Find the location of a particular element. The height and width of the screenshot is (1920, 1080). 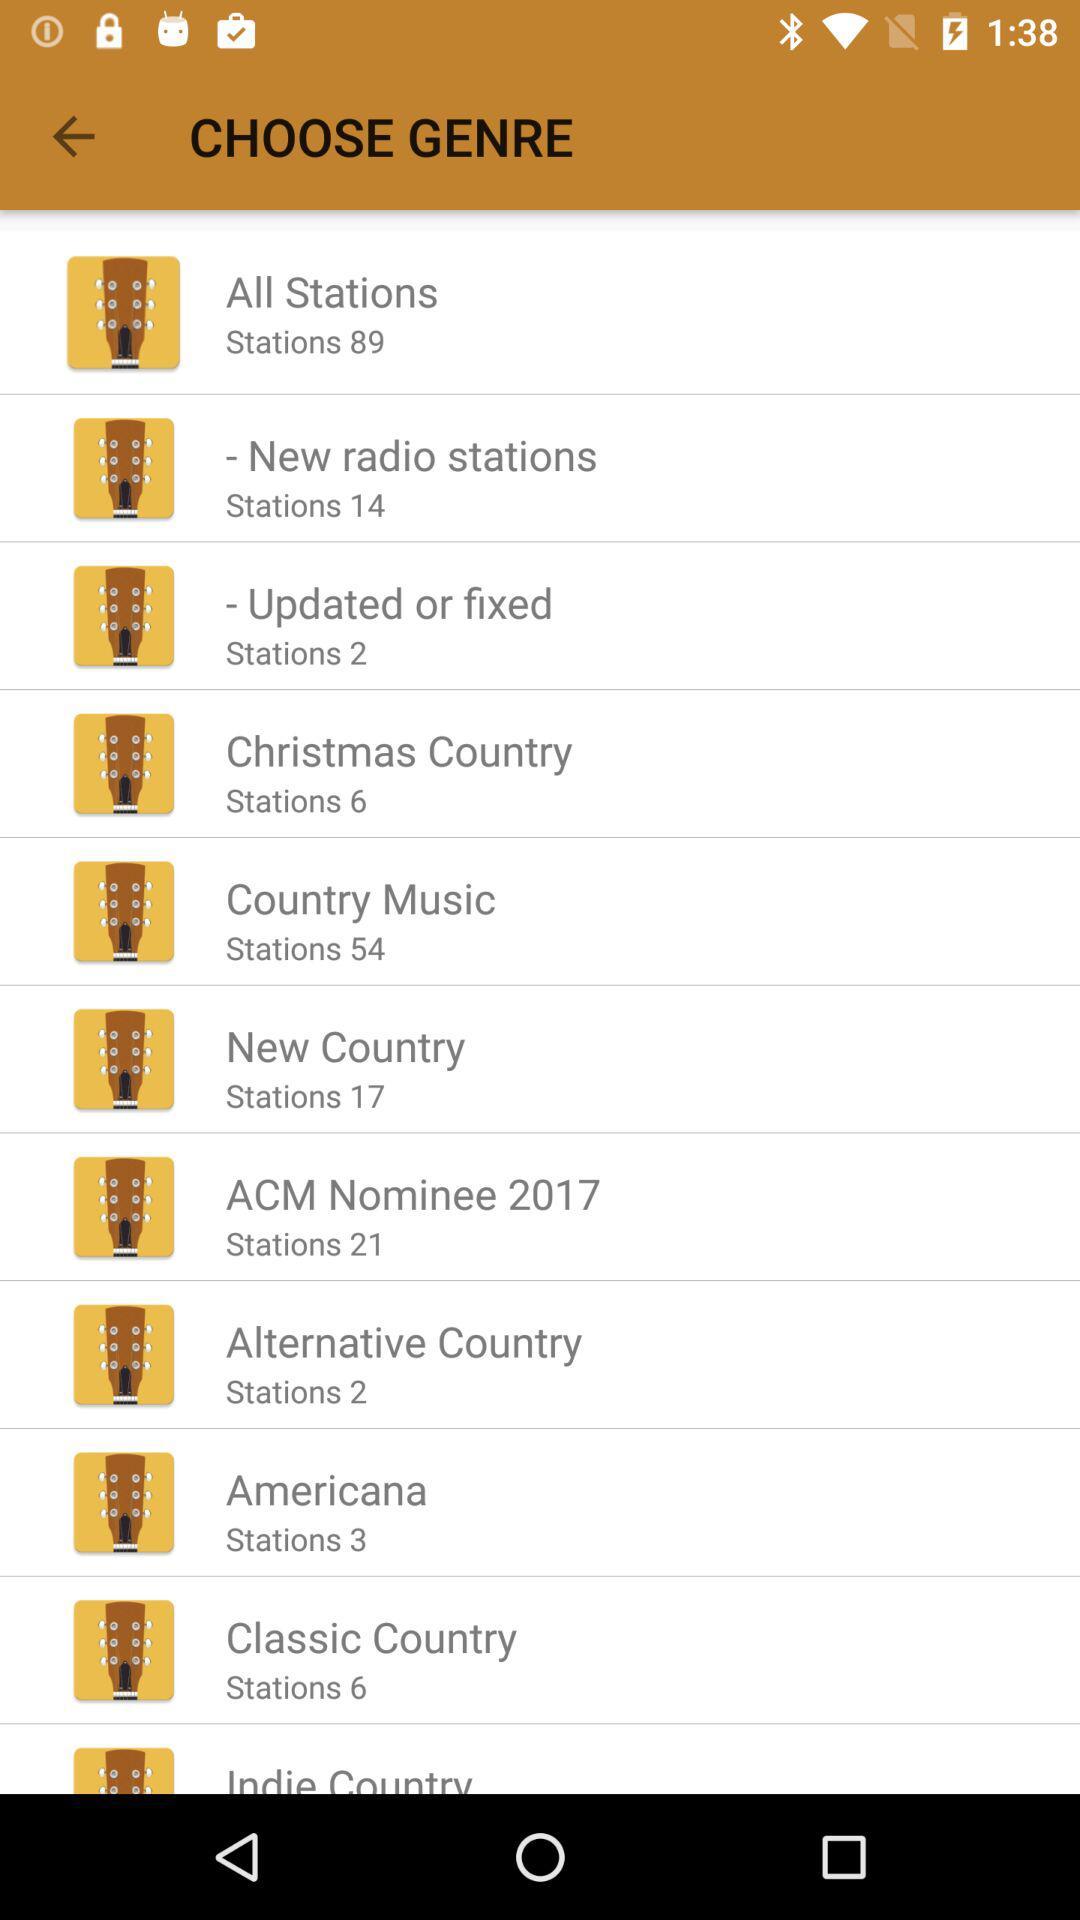

stations 21 item is located at coordinates (305, 1242).